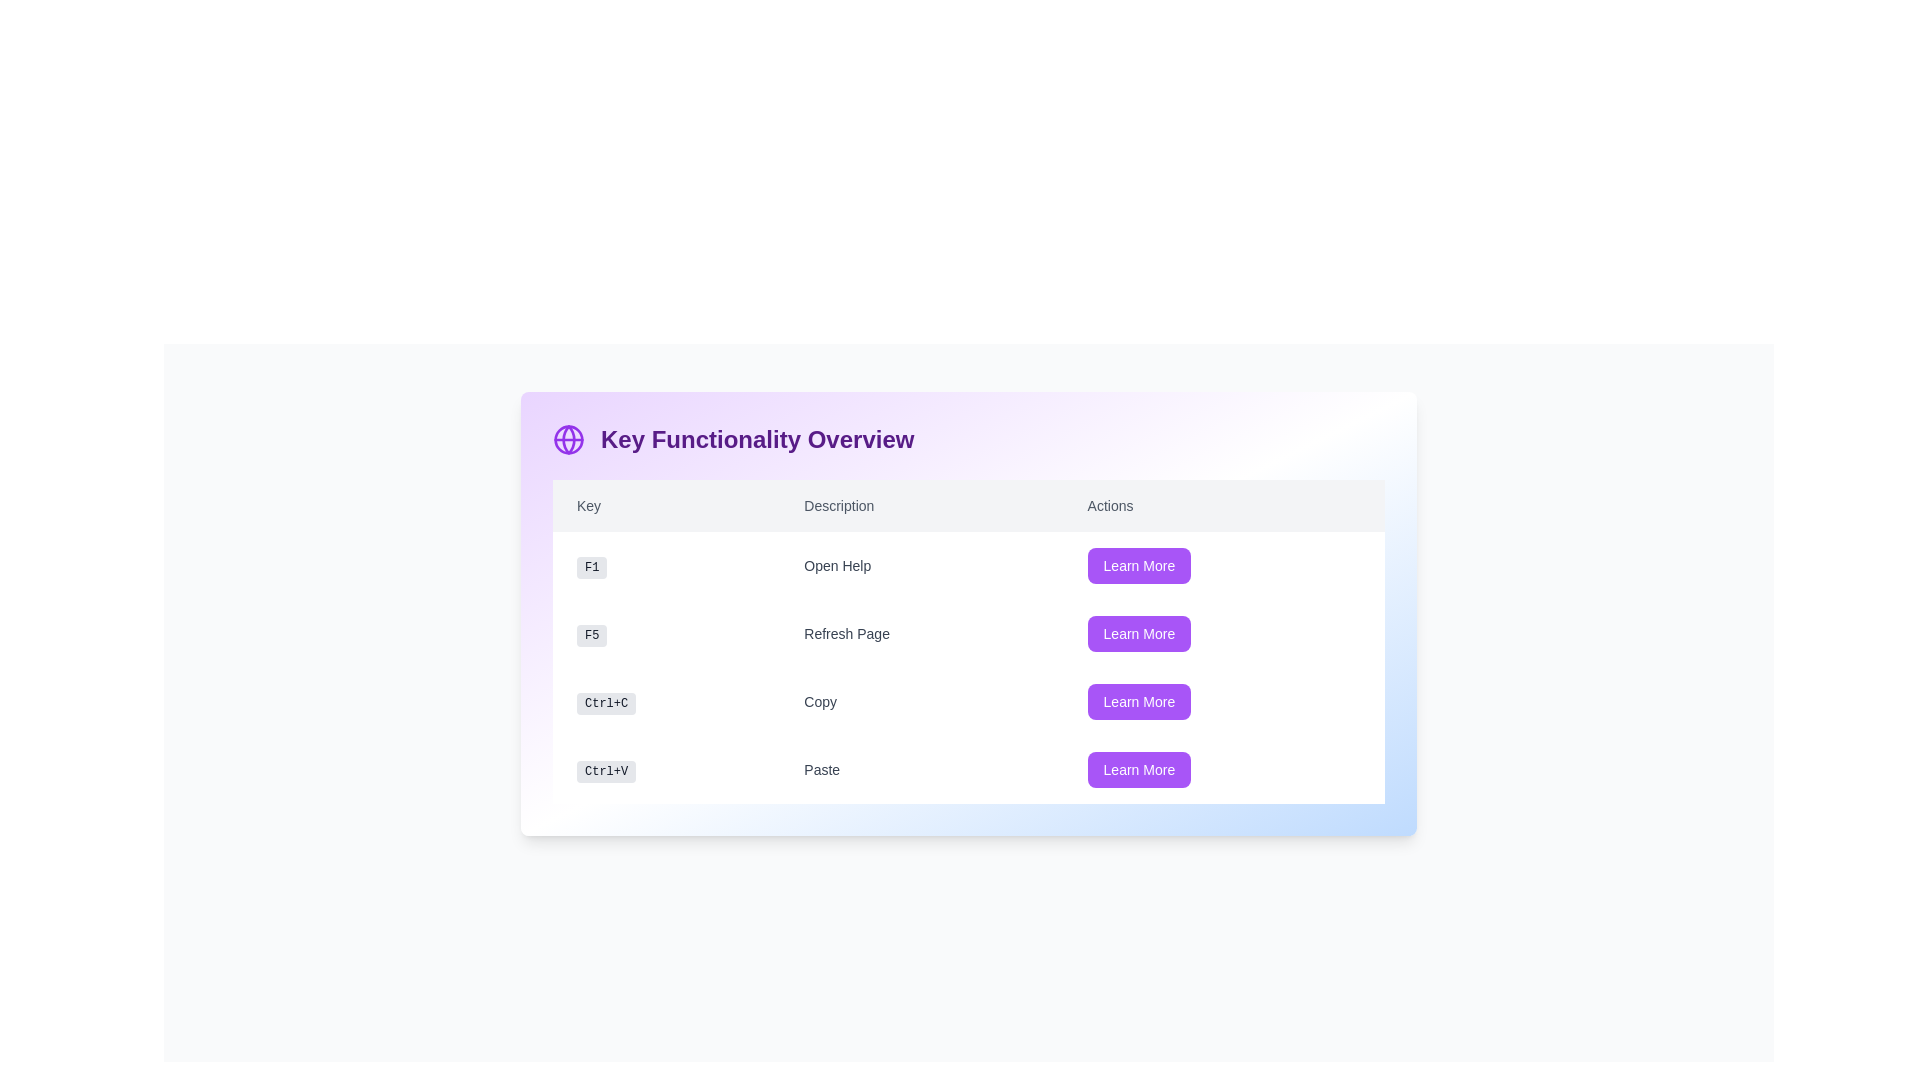  I want to click on the text label styled as a button that represents the 'Ctrl+C' keyboard shortcut, located in the 'Key' column of the table, as the third item under 'F1' and 'F5', indicating a 'Copy' action, so click(666, 701).